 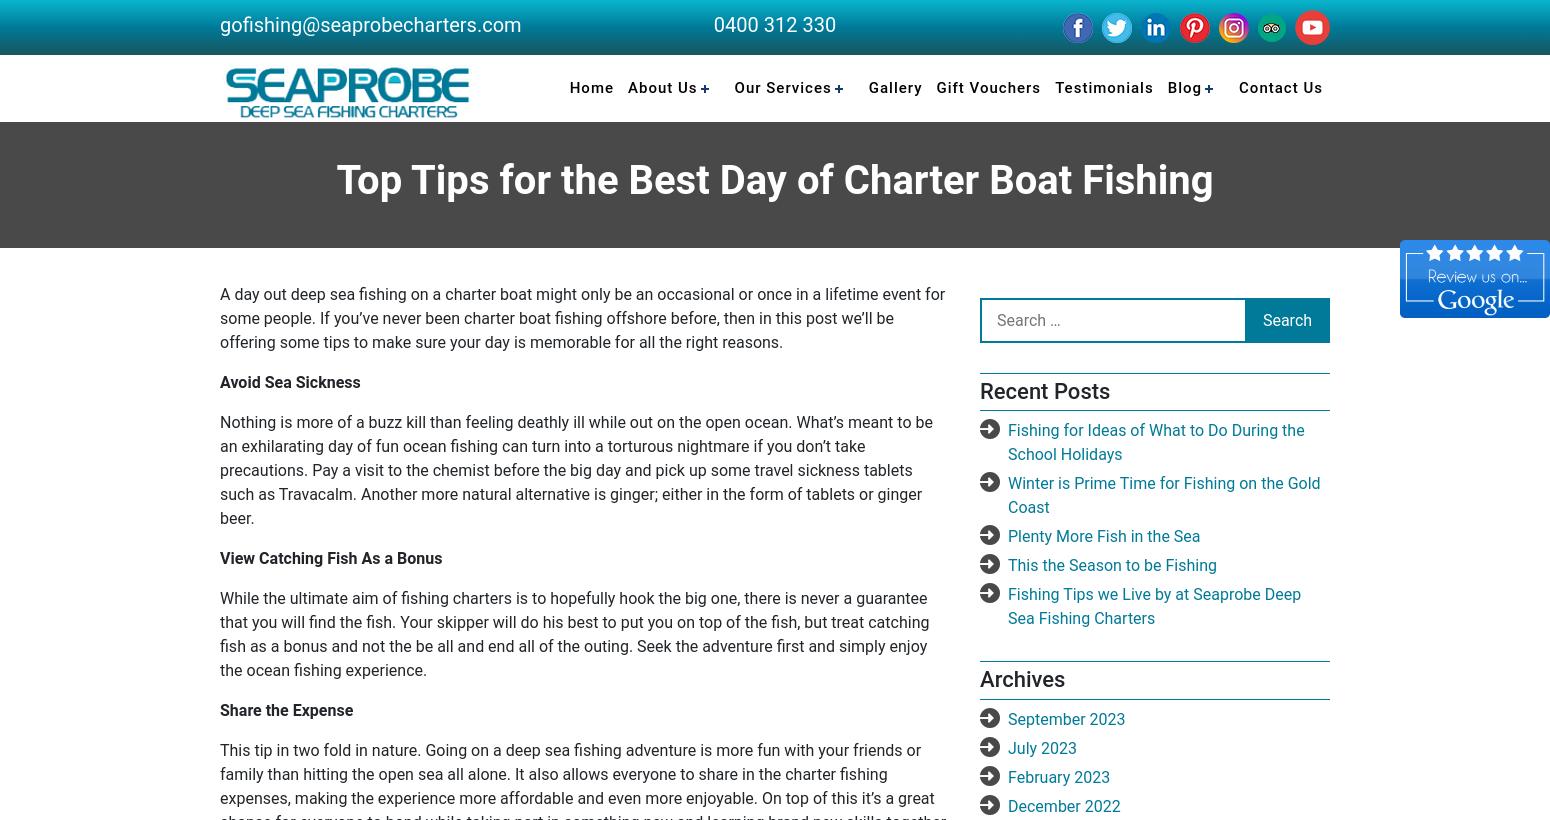 I want to click on 'Home', so click(x=591, y=87).